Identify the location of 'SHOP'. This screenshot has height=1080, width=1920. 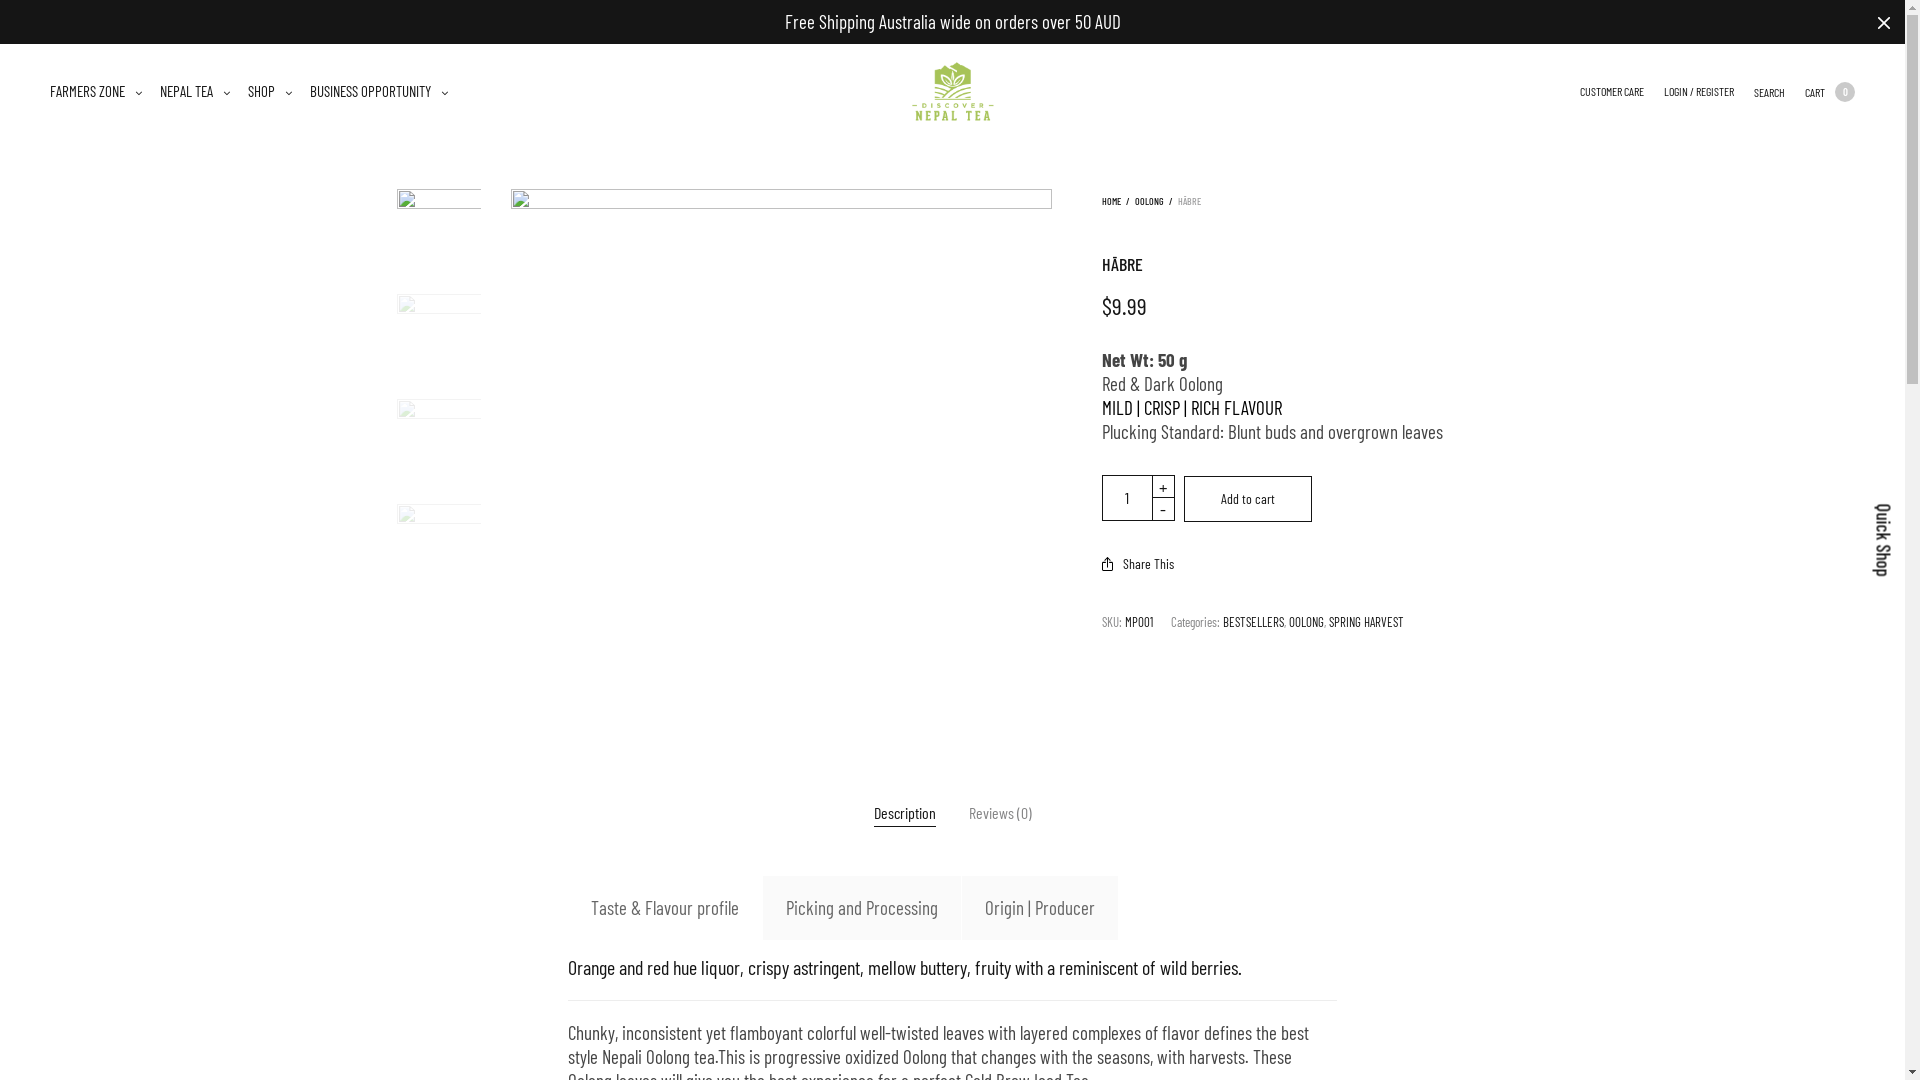
(268, 91).